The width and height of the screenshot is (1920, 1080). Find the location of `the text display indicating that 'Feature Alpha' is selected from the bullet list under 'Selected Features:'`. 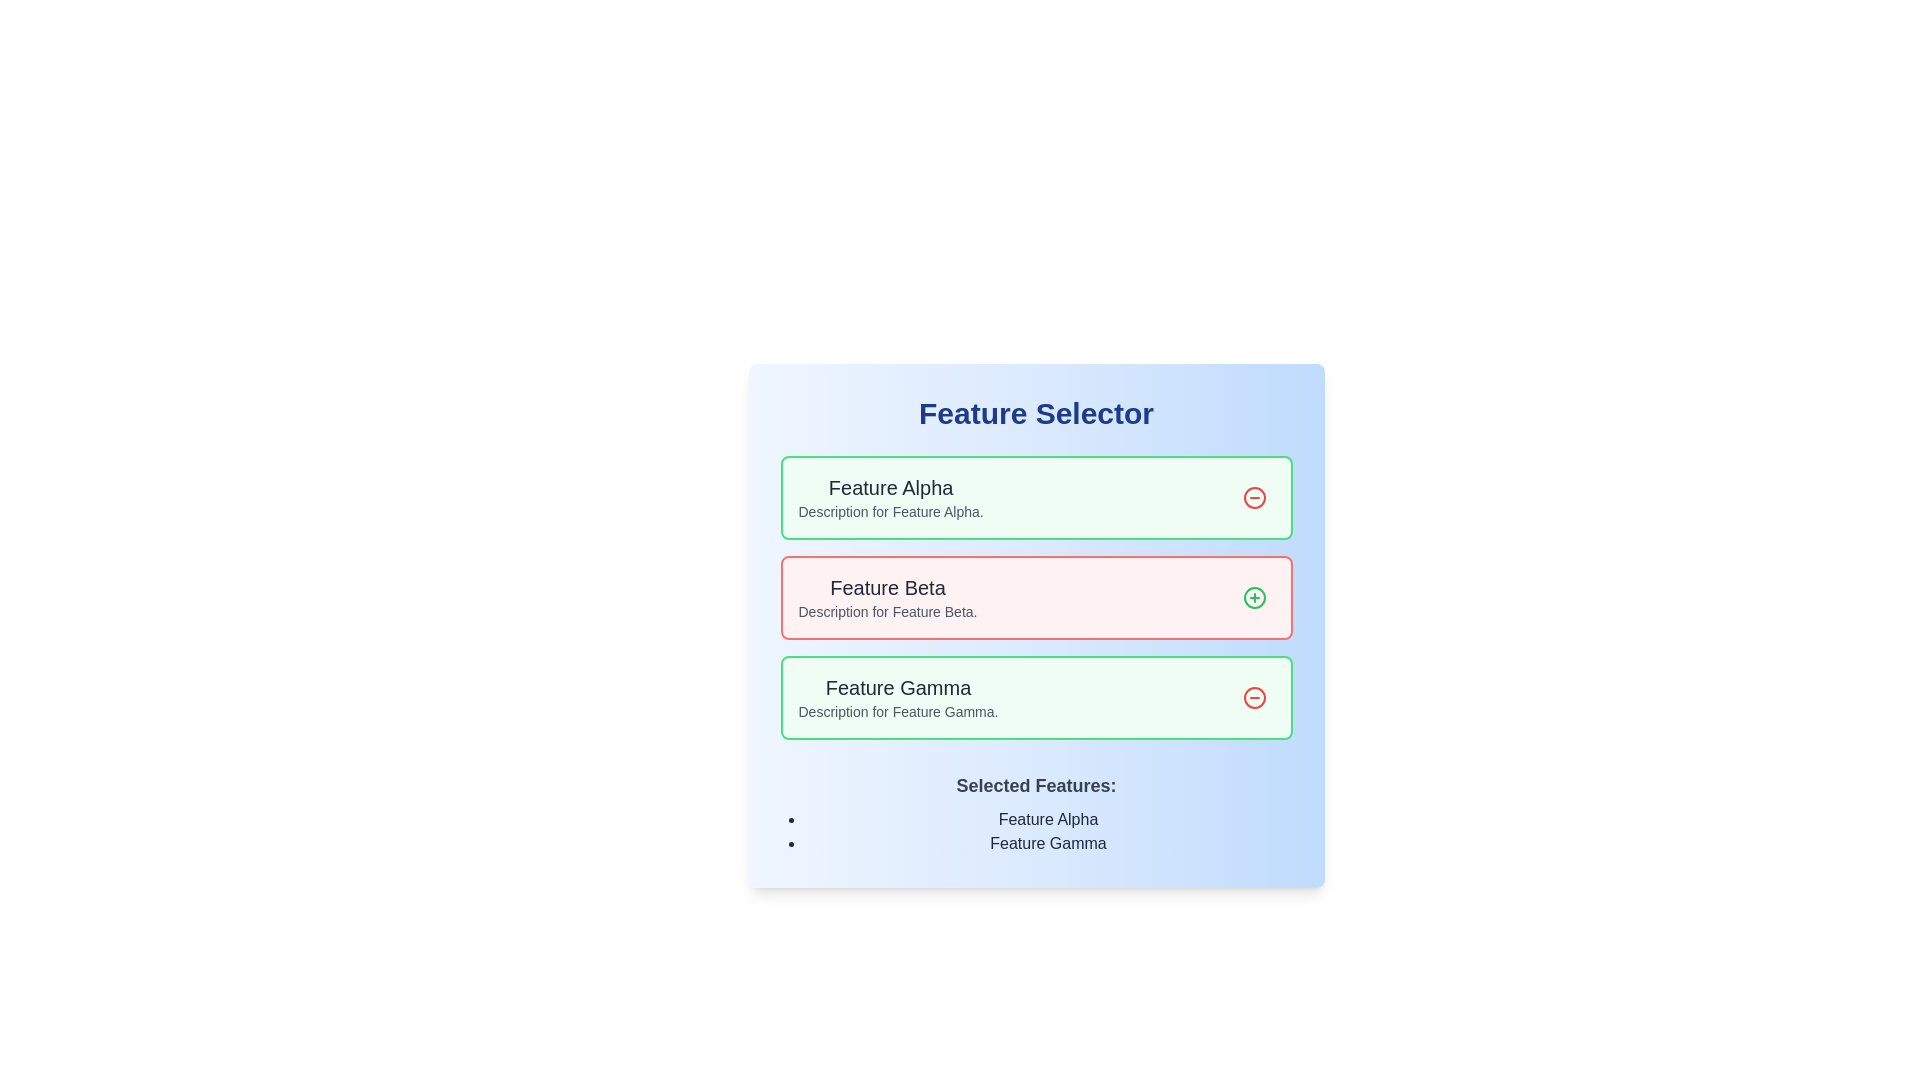

the text display indicating that 'Feature Alpha' is selected from the bullet list under 'Selected Features:' is located at coordinates (1047, 820).